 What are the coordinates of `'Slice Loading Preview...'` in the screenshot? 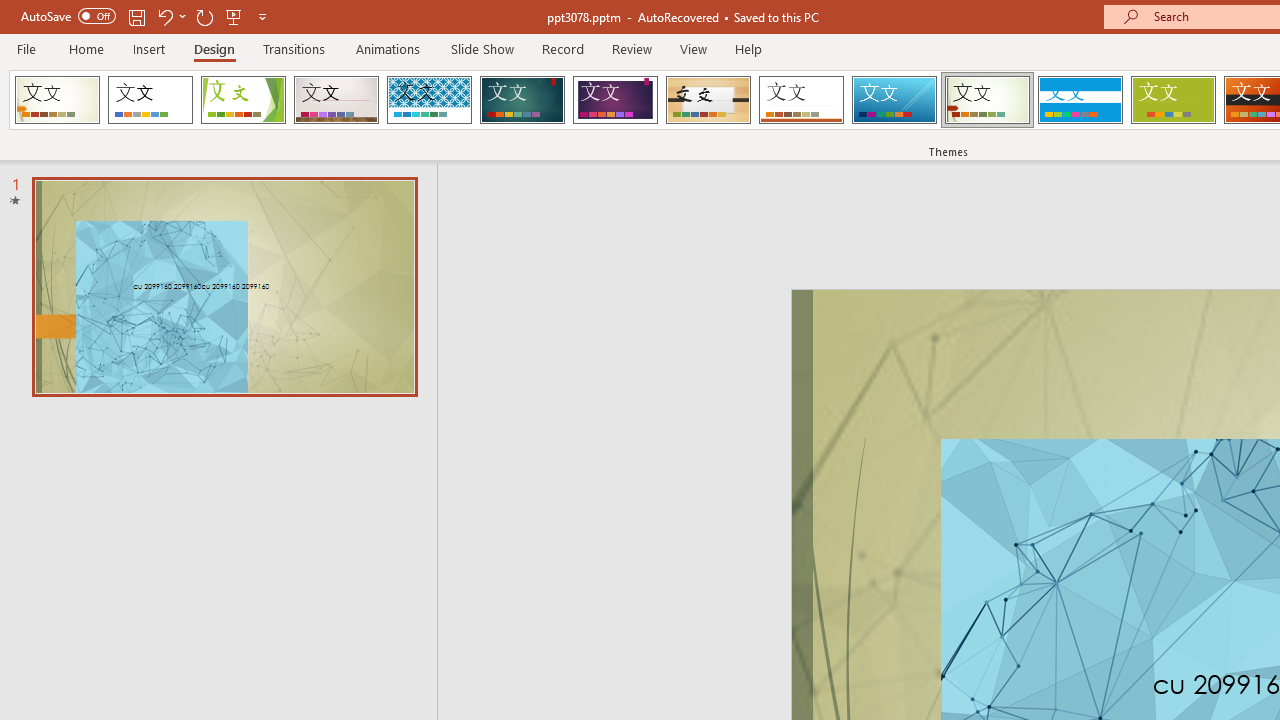 It's located at (893, 100).